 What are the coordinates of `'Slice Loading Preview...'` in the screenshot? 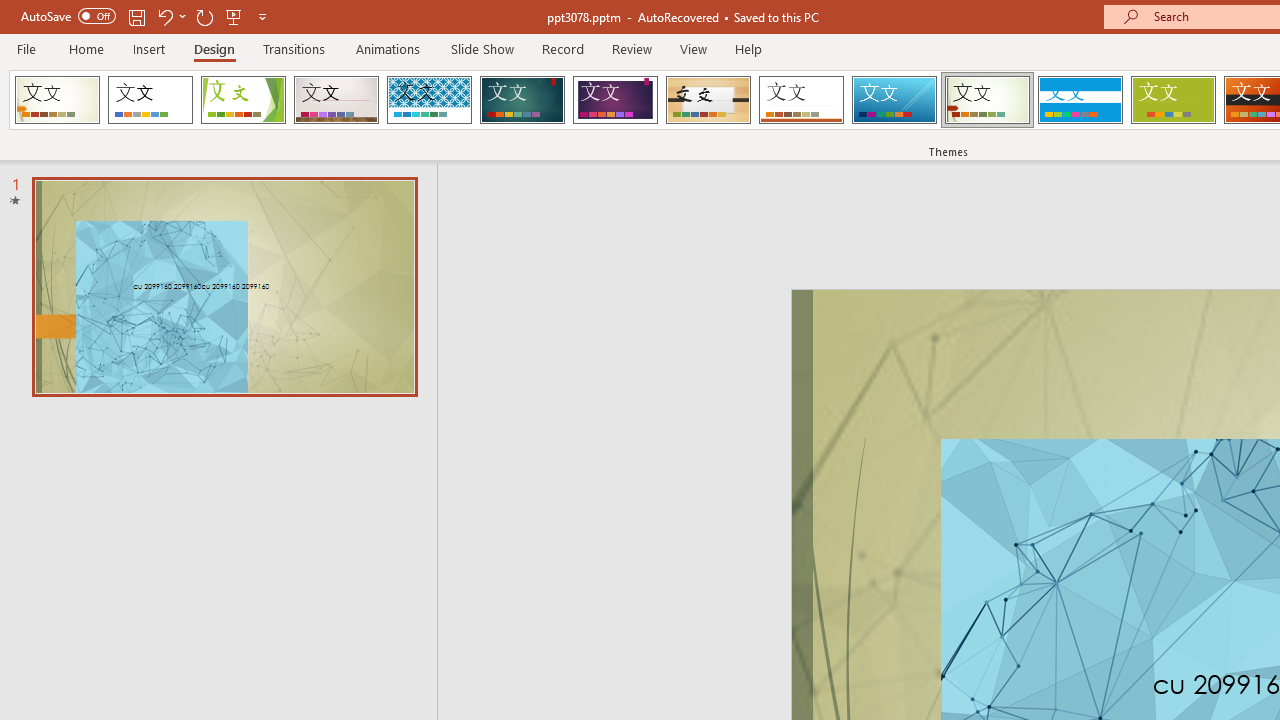 It's located at (893, 100).